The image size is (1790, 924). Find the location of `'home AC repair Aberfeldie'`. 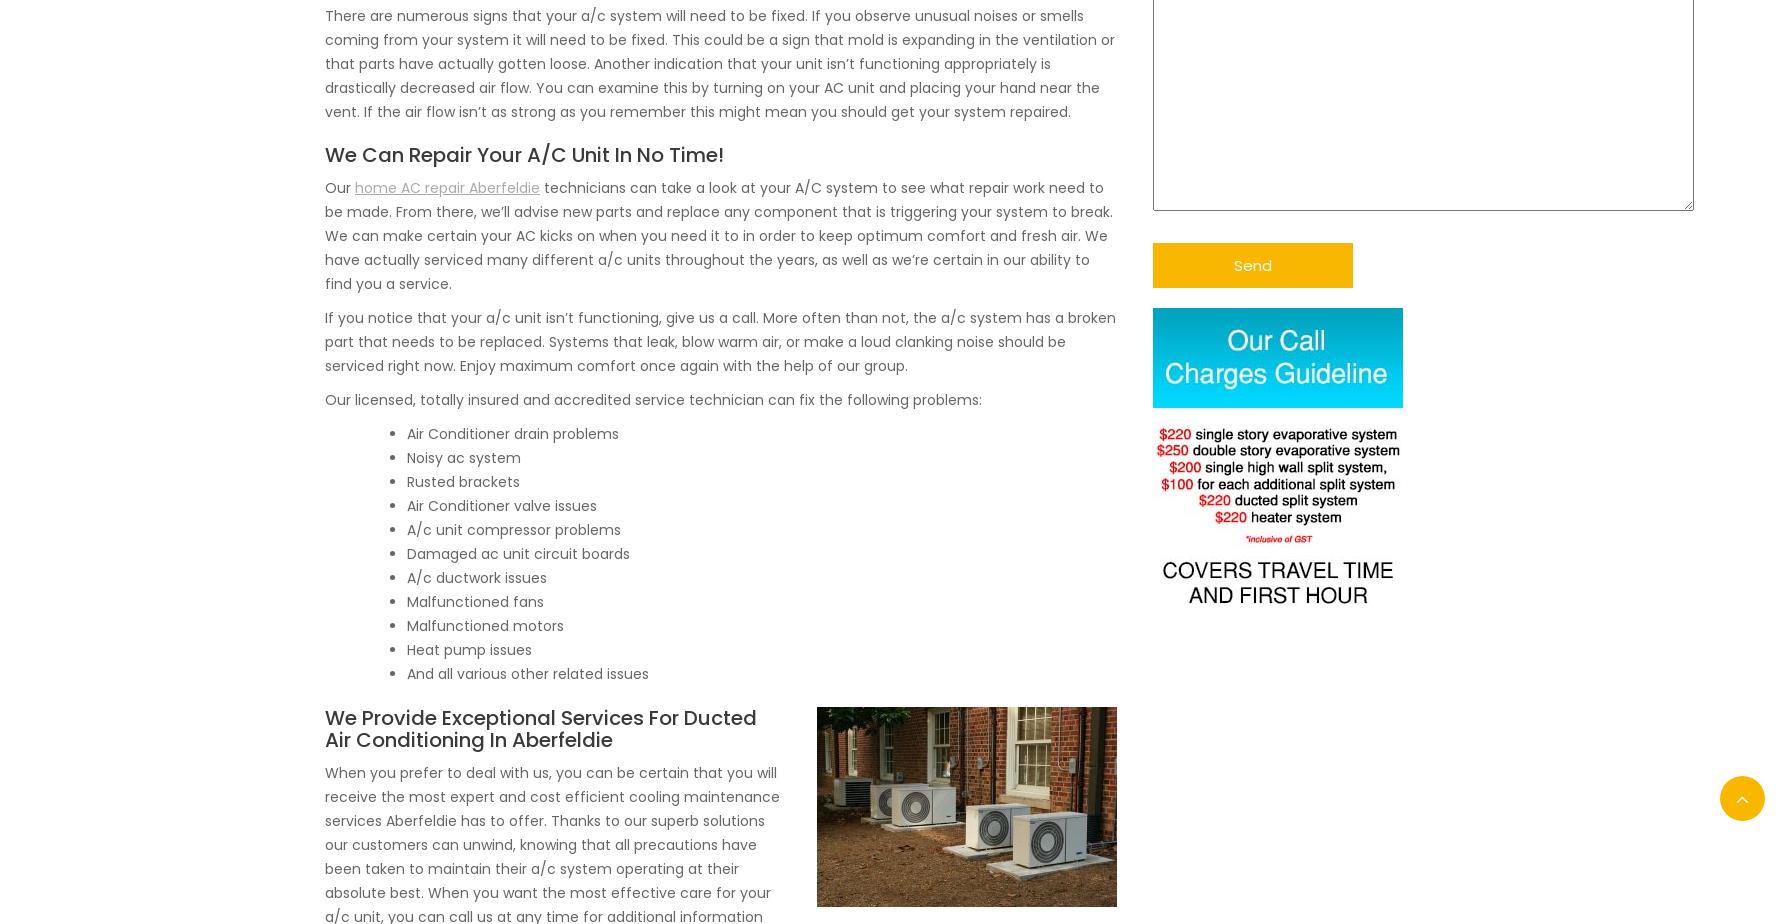

'home AC repair Aberfeldie' is located at coordinates (447, 187).